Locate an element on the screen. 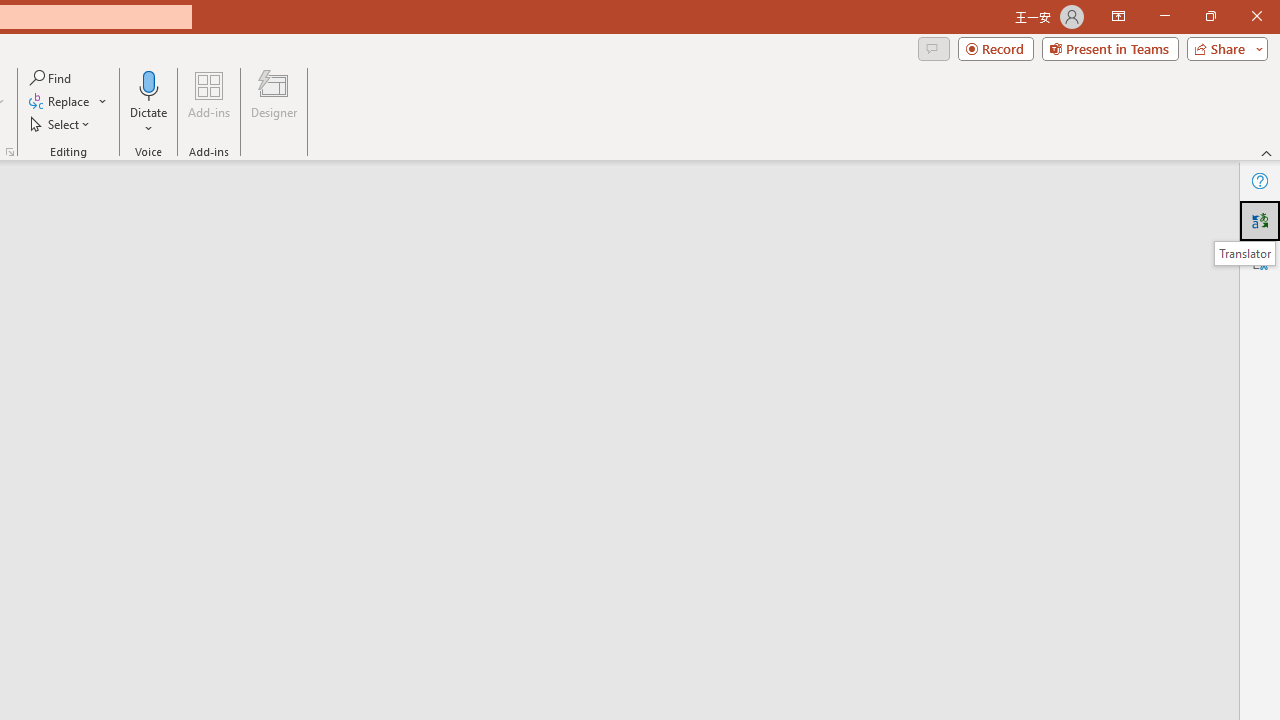 The image size is (1280, 720). 'Collapse the Ribbon' is located at coordinates (1266, 152).